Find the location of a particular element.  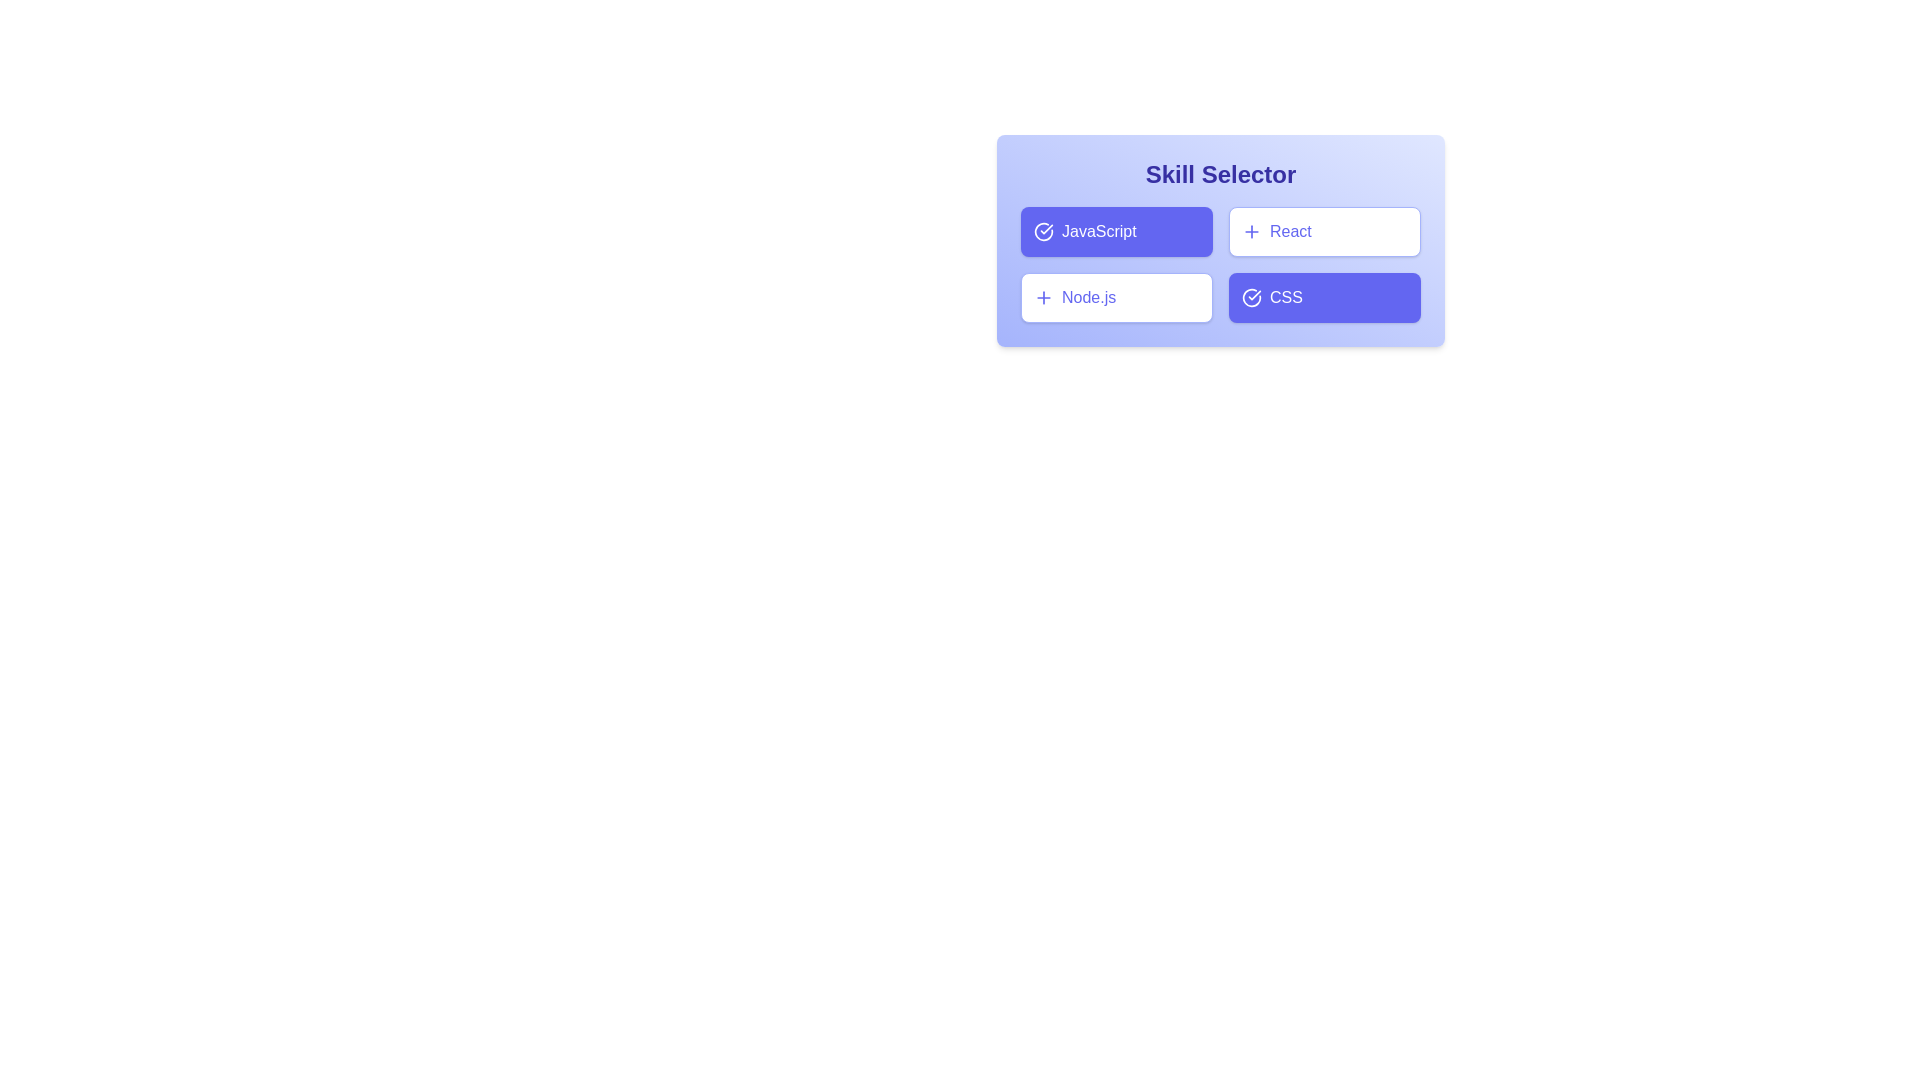

the skill card for CSS is located at coordinates (1324, 297).